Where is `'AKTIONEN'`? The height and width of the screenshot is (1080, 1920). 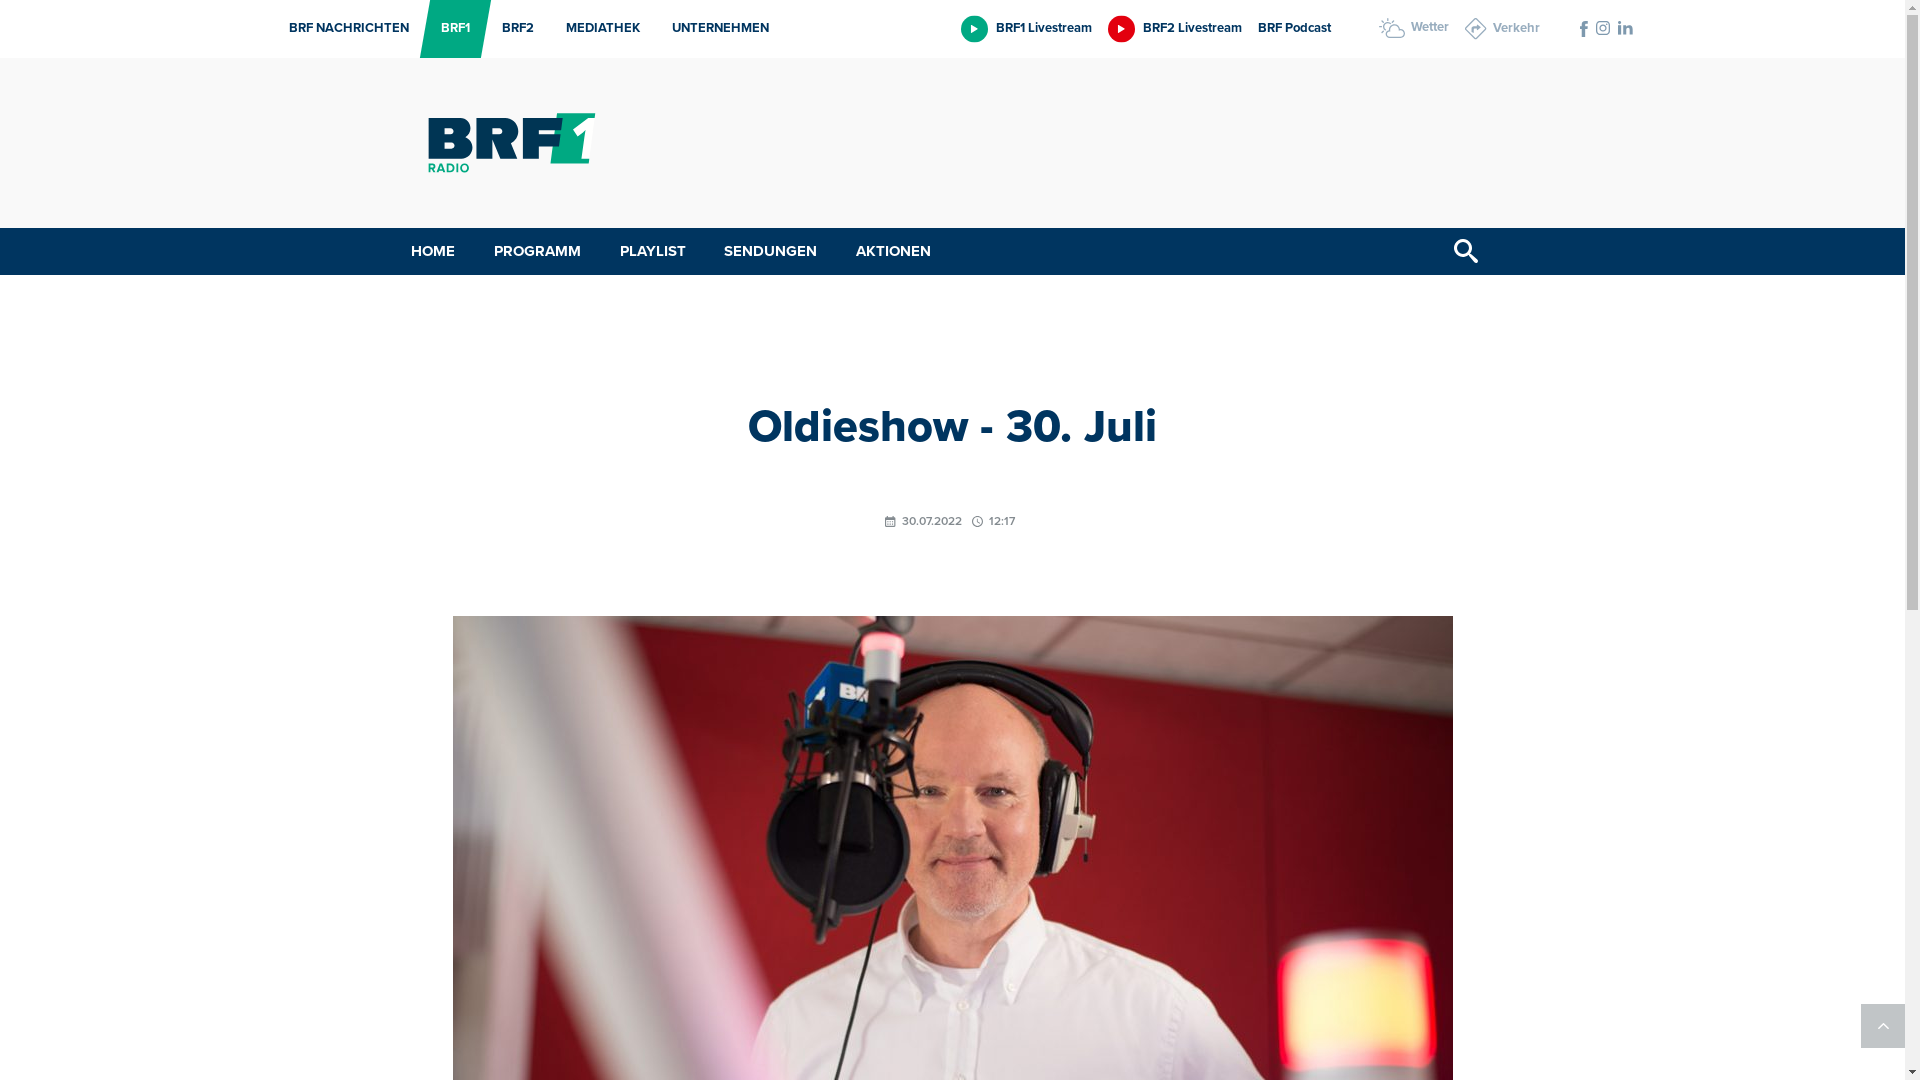
'AKTIONEN' is located at coordinates (848, 250).